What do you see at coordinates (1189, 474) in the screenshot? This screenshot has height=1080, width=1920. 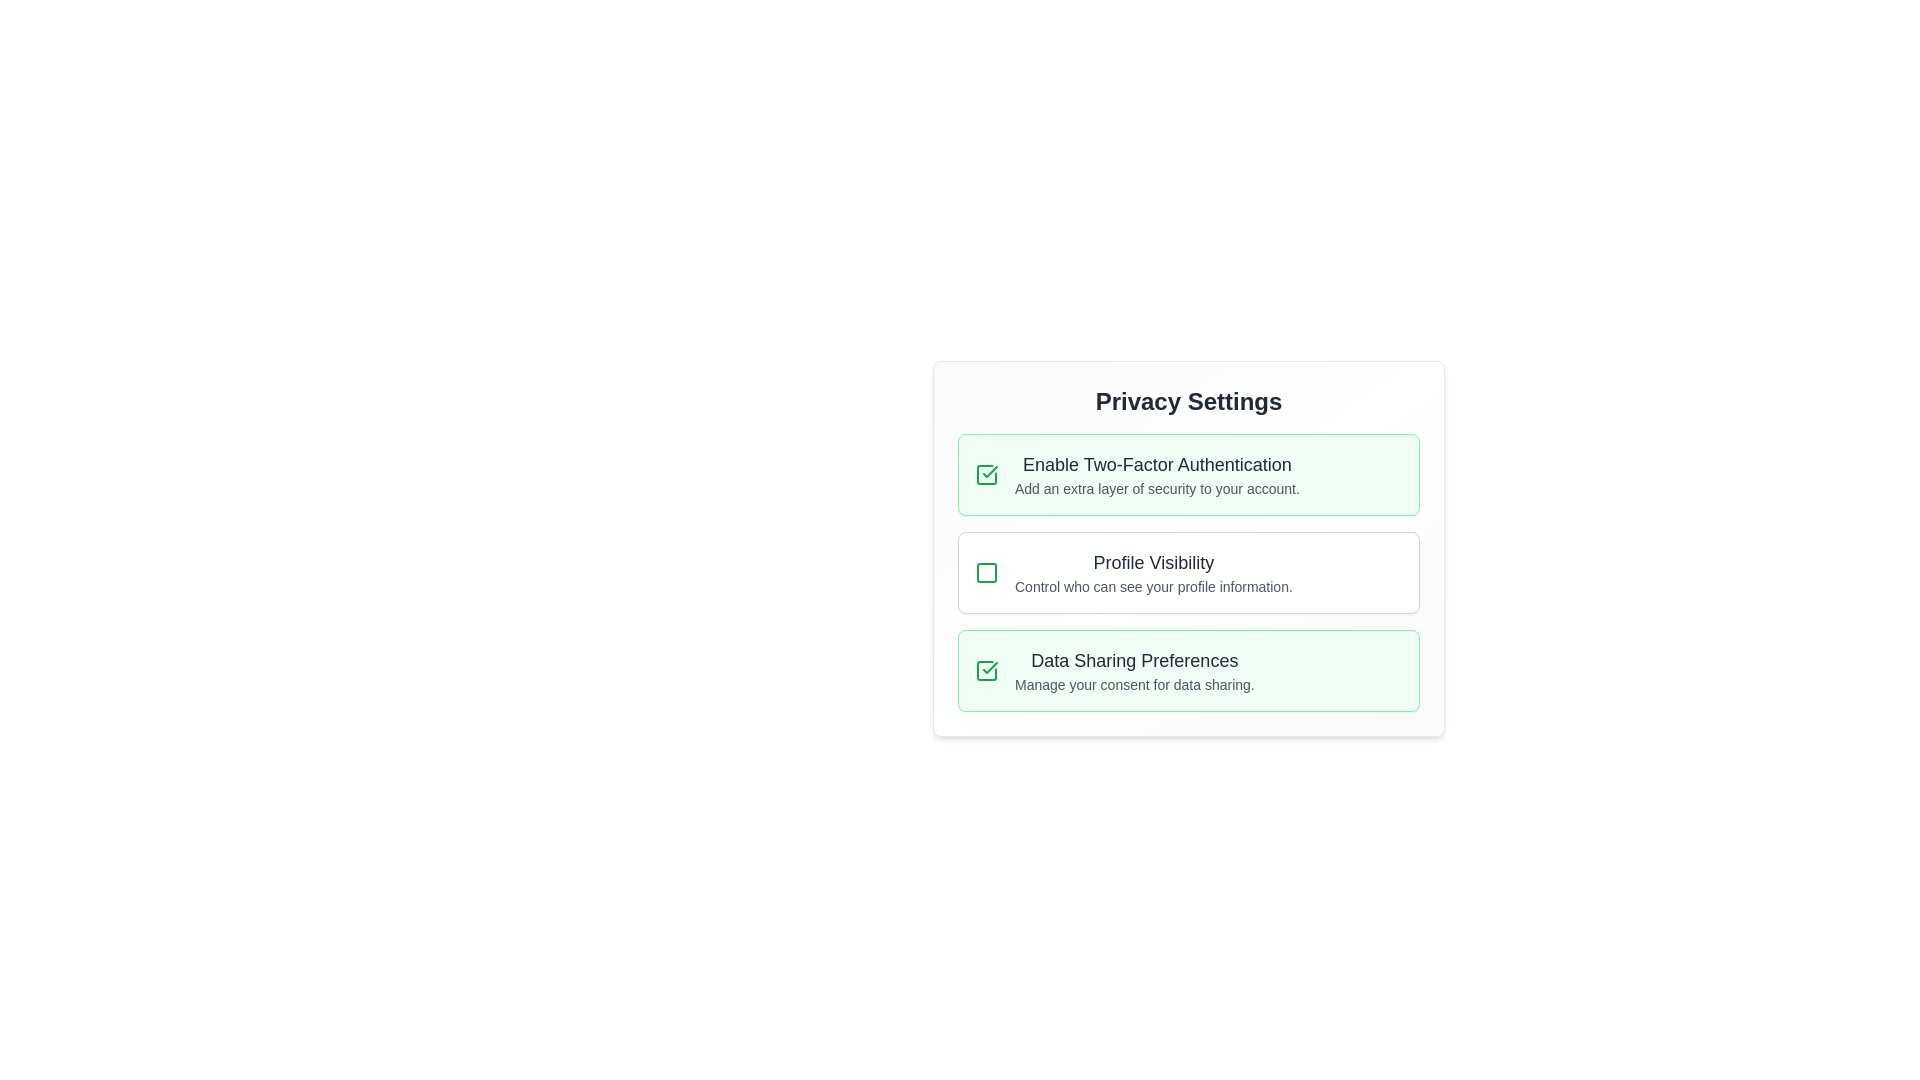 I see `the first selectable list item in the 'Privacy Settings' section that manages Two-Factor Authentication` at bounding box center [1189, 474].